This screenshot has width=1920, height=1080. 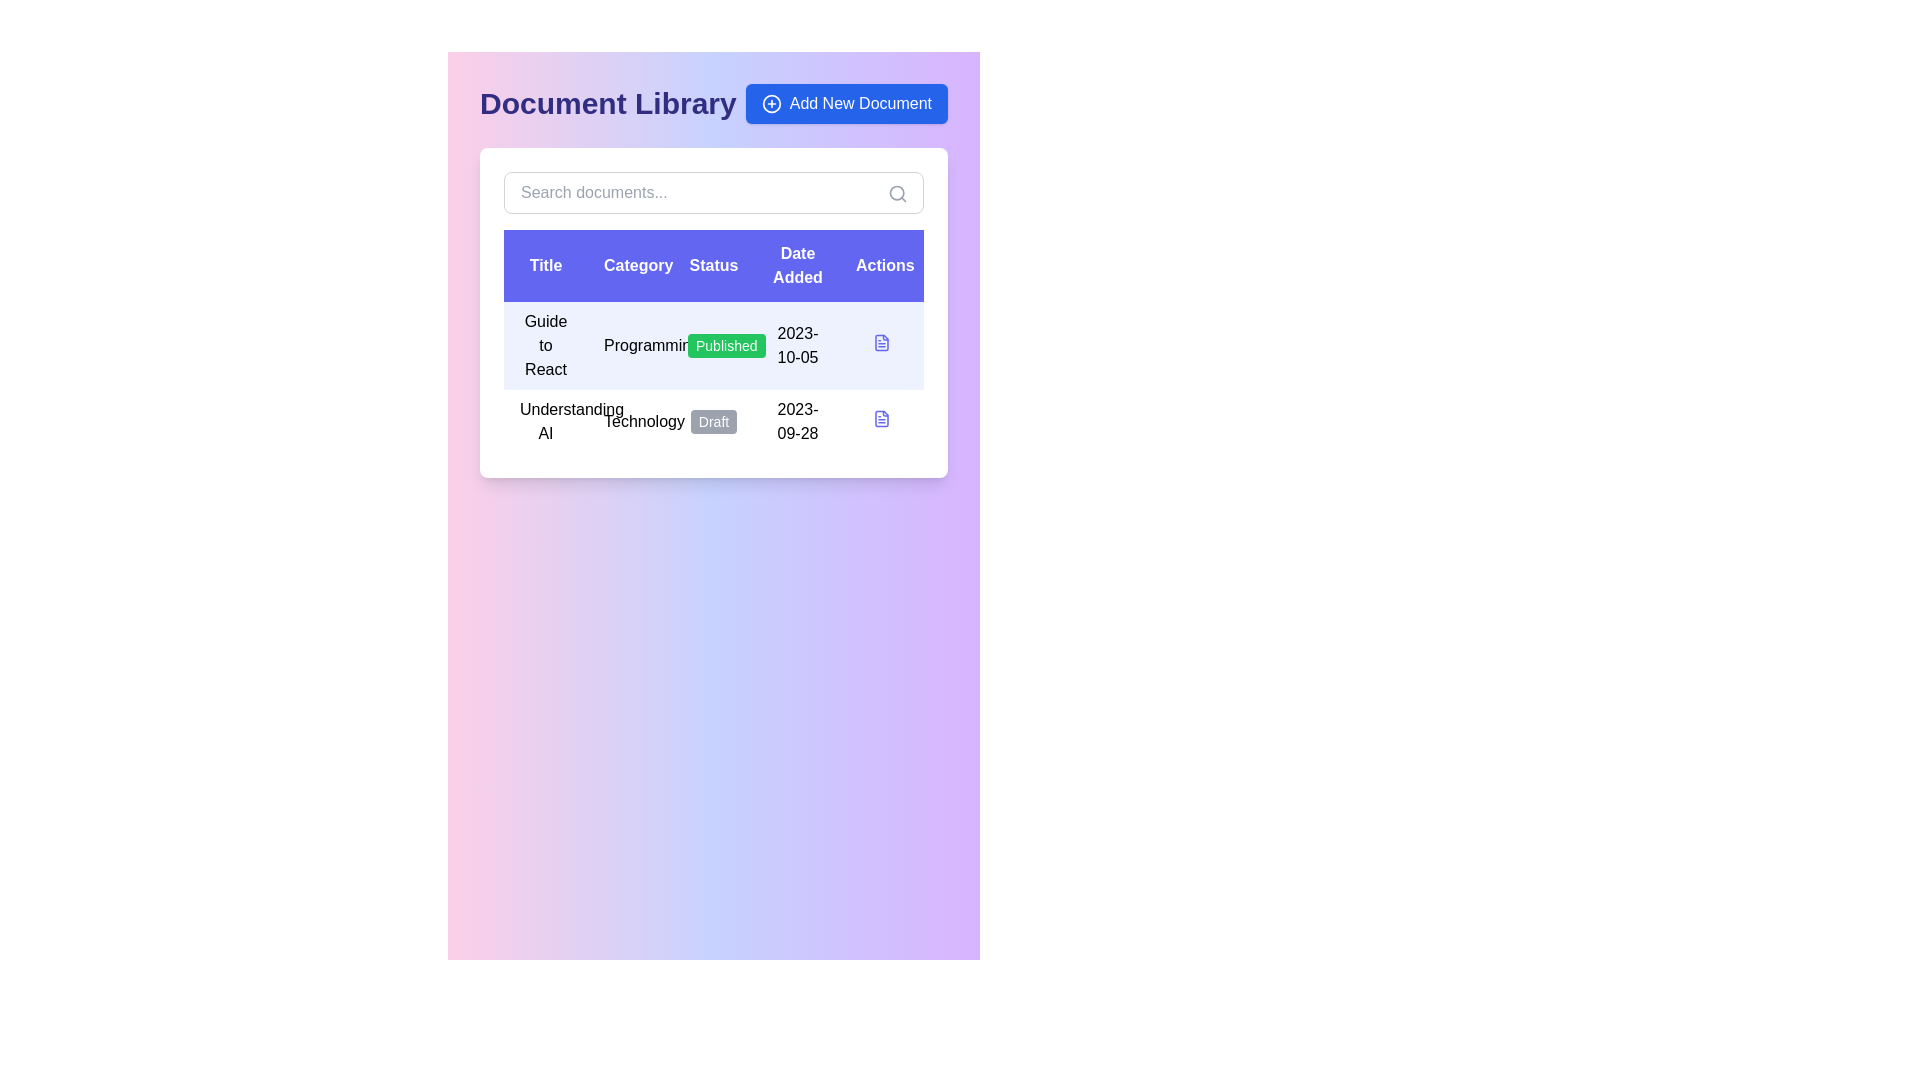 I want to click on the static text displaying the date '2023-09-28' located in the fourth column of the second row under the 'Date Added' header, so click(x=796, y=420).